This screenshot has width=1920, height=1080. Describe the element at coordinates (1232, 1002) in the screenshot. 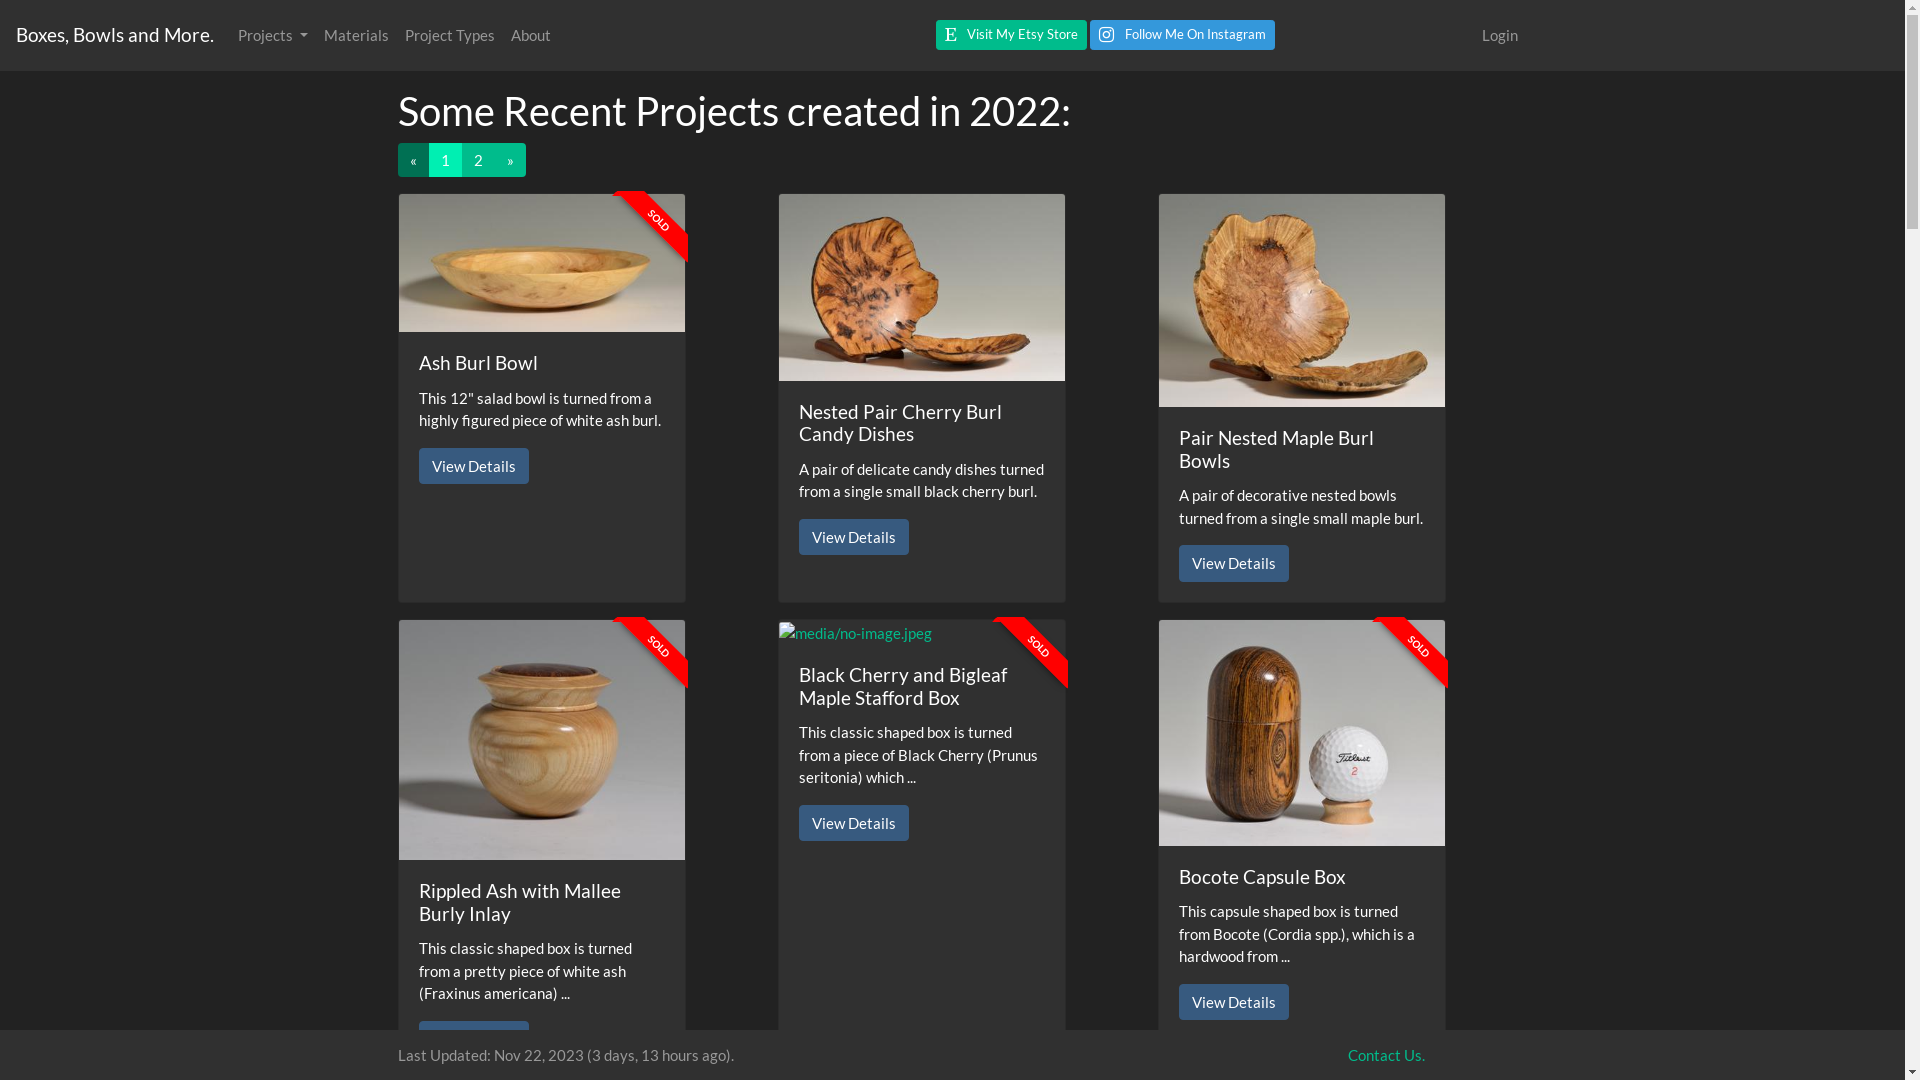

I see `'View Details'` at that location.